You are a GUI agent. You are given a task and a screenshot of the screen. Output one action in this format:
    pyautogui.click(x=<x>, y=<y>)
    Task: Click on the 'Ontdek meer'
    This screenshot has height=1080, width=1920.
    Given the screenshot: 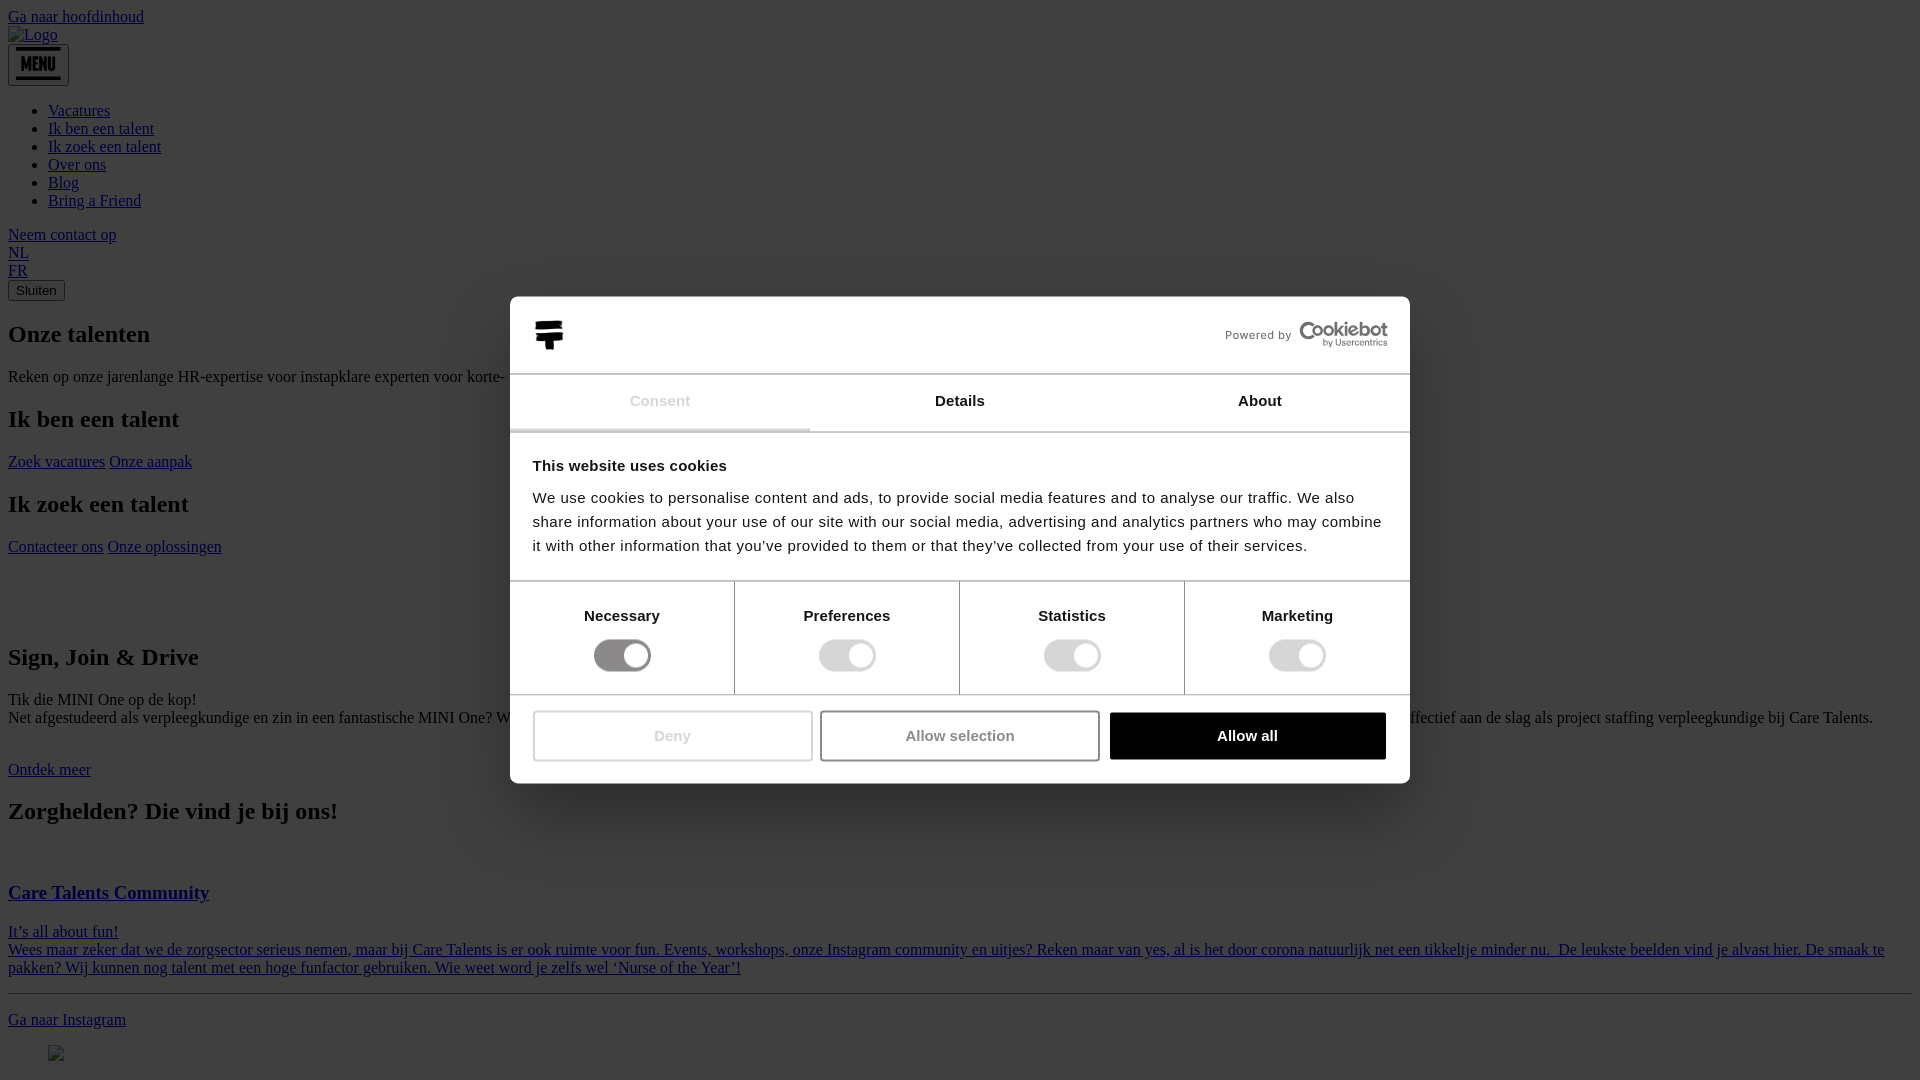 What is the action you would take?
    pyautogui.click(x=8, y=768)
    